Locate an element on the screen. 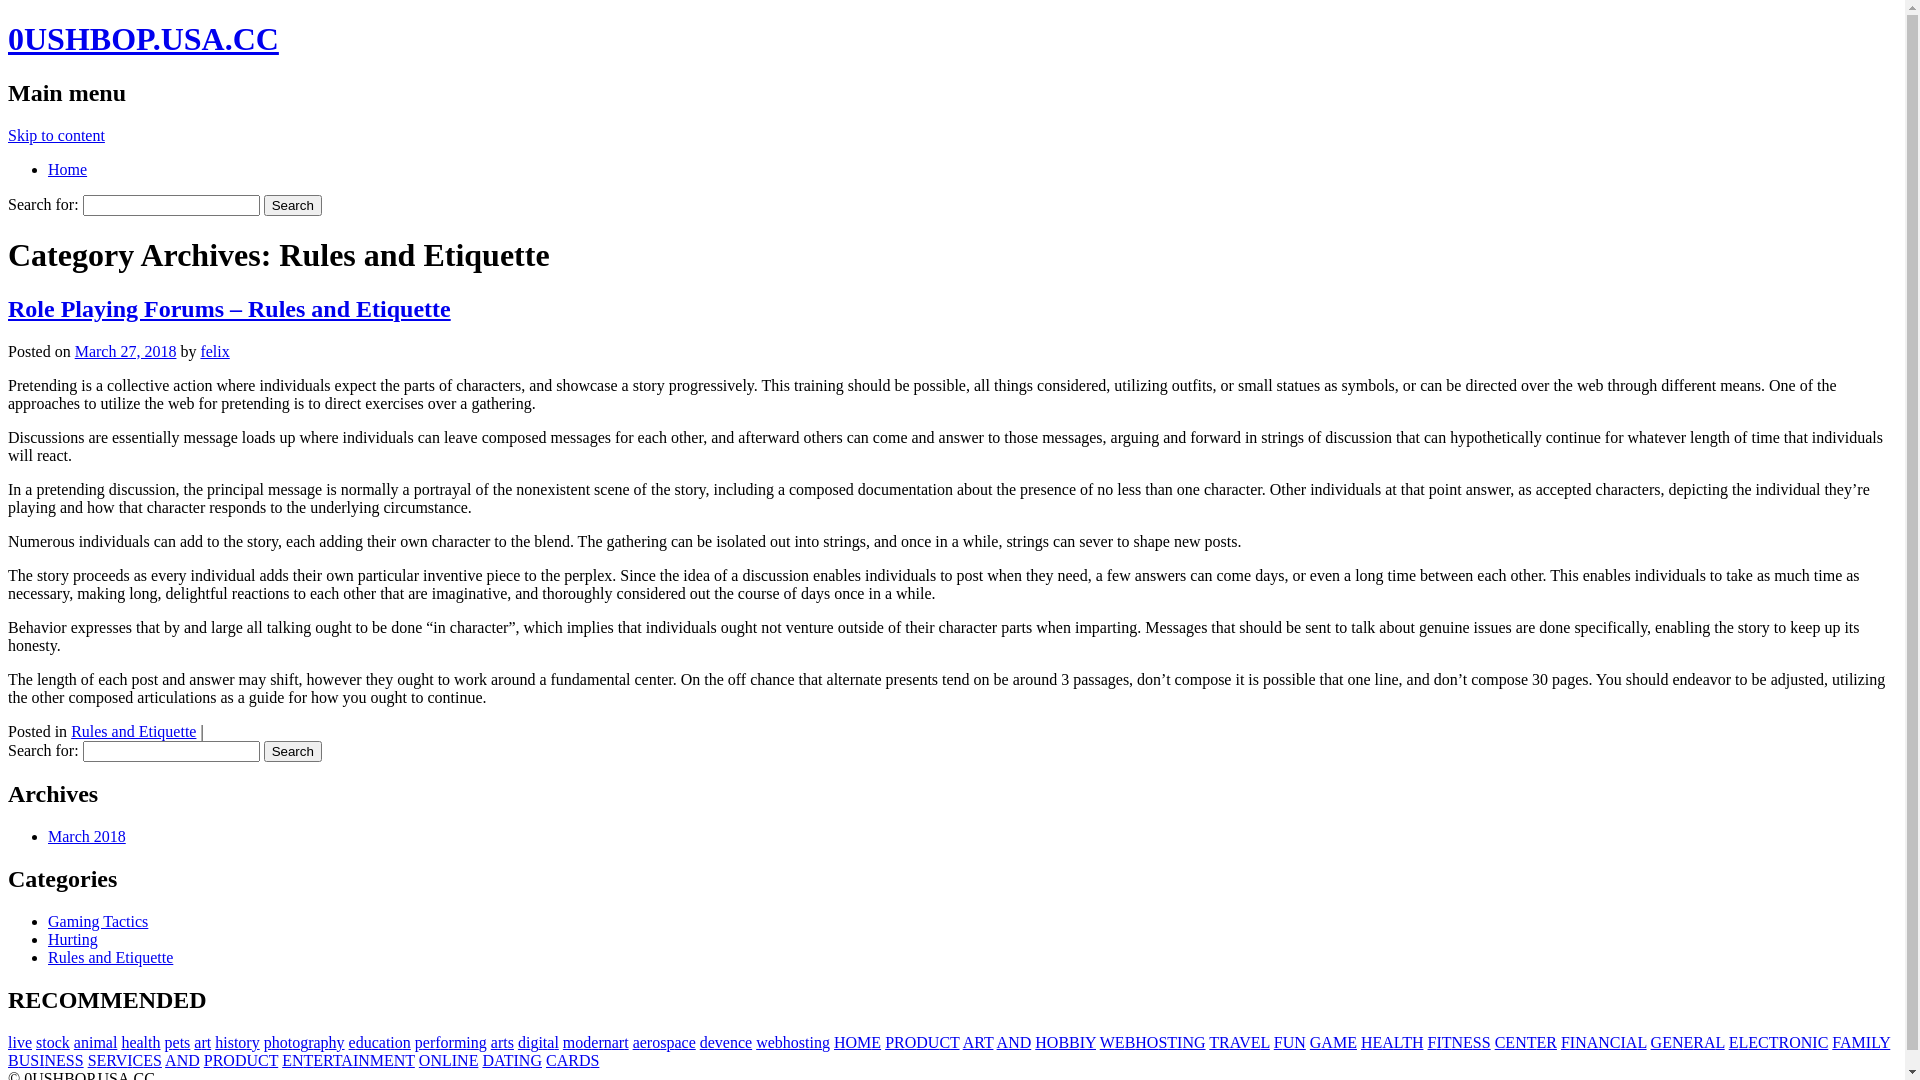  'r' is located at coordinates (431, 1041).